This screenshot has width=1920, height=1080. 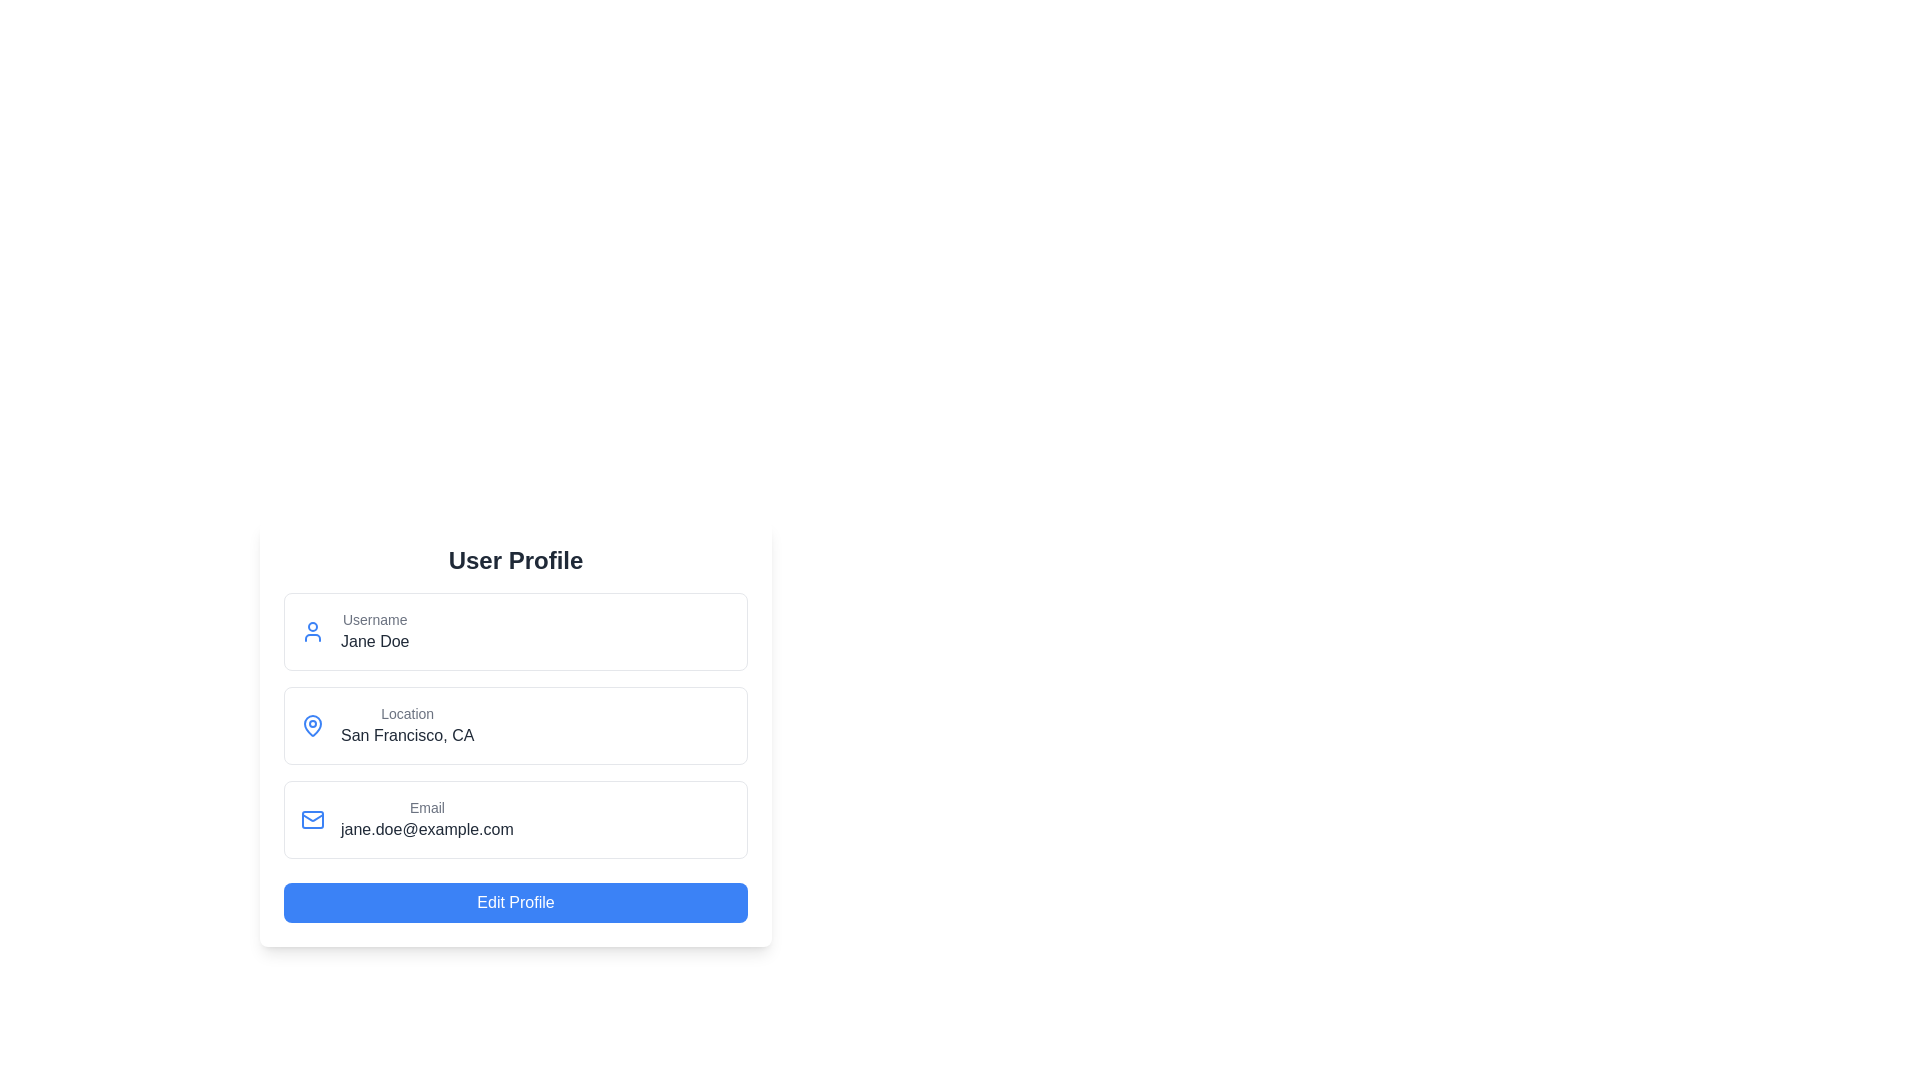 I want to click on the text label stating 'San Francisco, CA', which is styled with a medium-weight font in dark gray color, positioned below the 'Location' label in the profile information section, so click(x=406, y=736).